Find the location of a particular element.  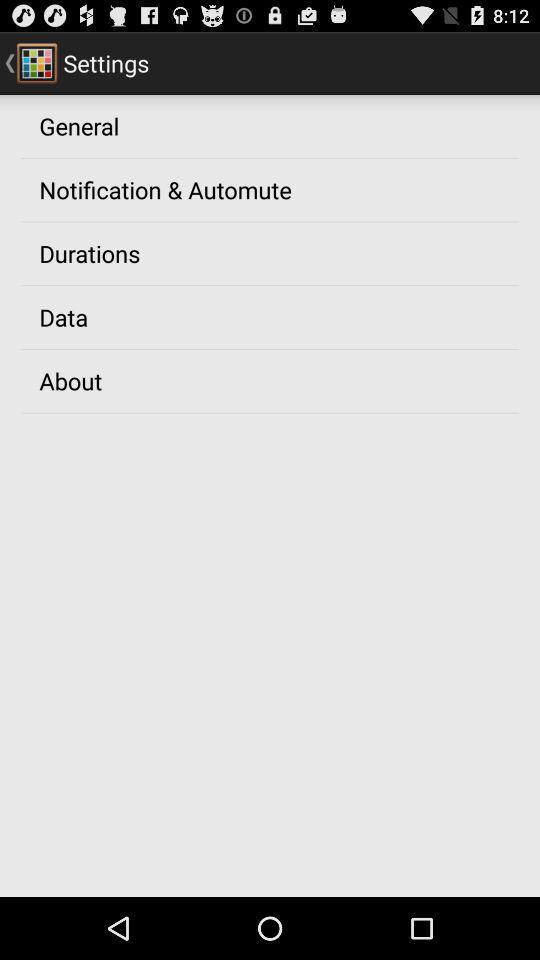

durations app is located at coordinates (88, 252).